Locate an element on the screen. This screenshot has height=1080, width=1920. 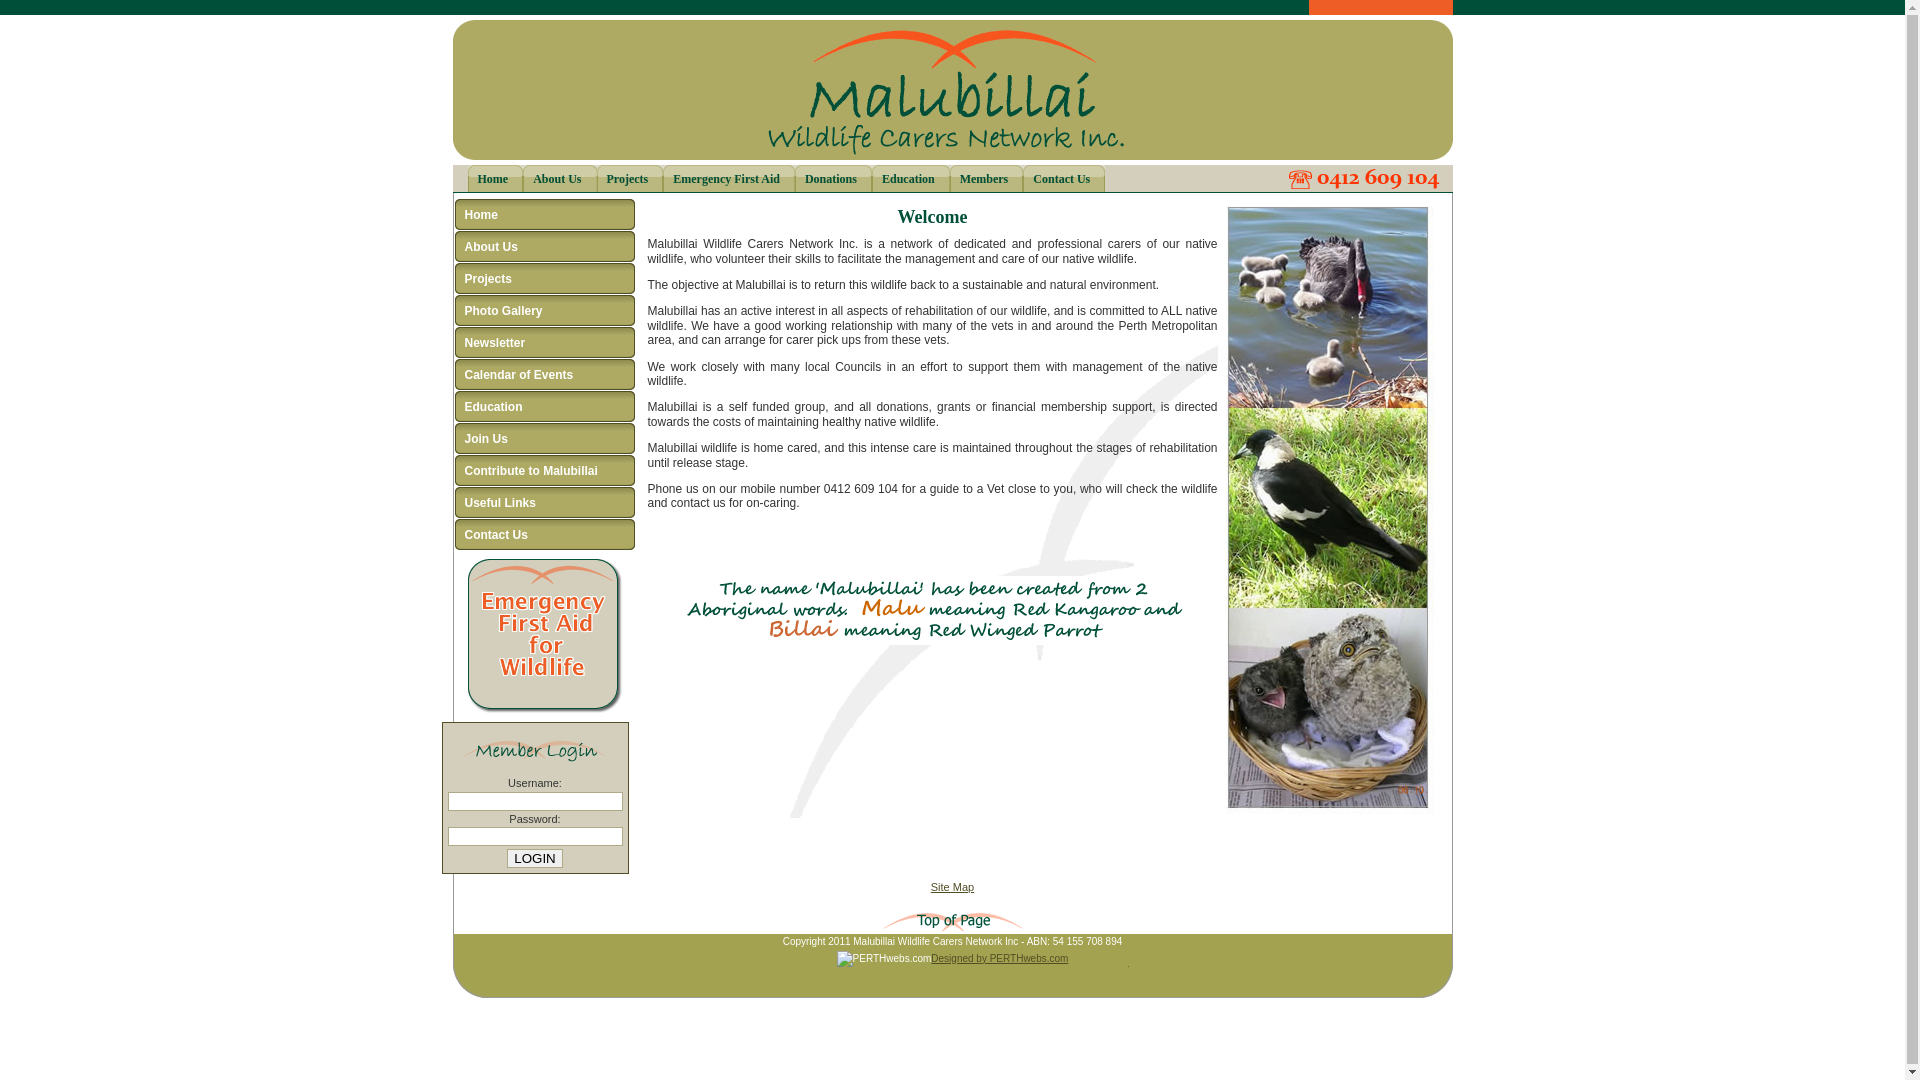
'Site Map' is located at coordinates (951, 886).